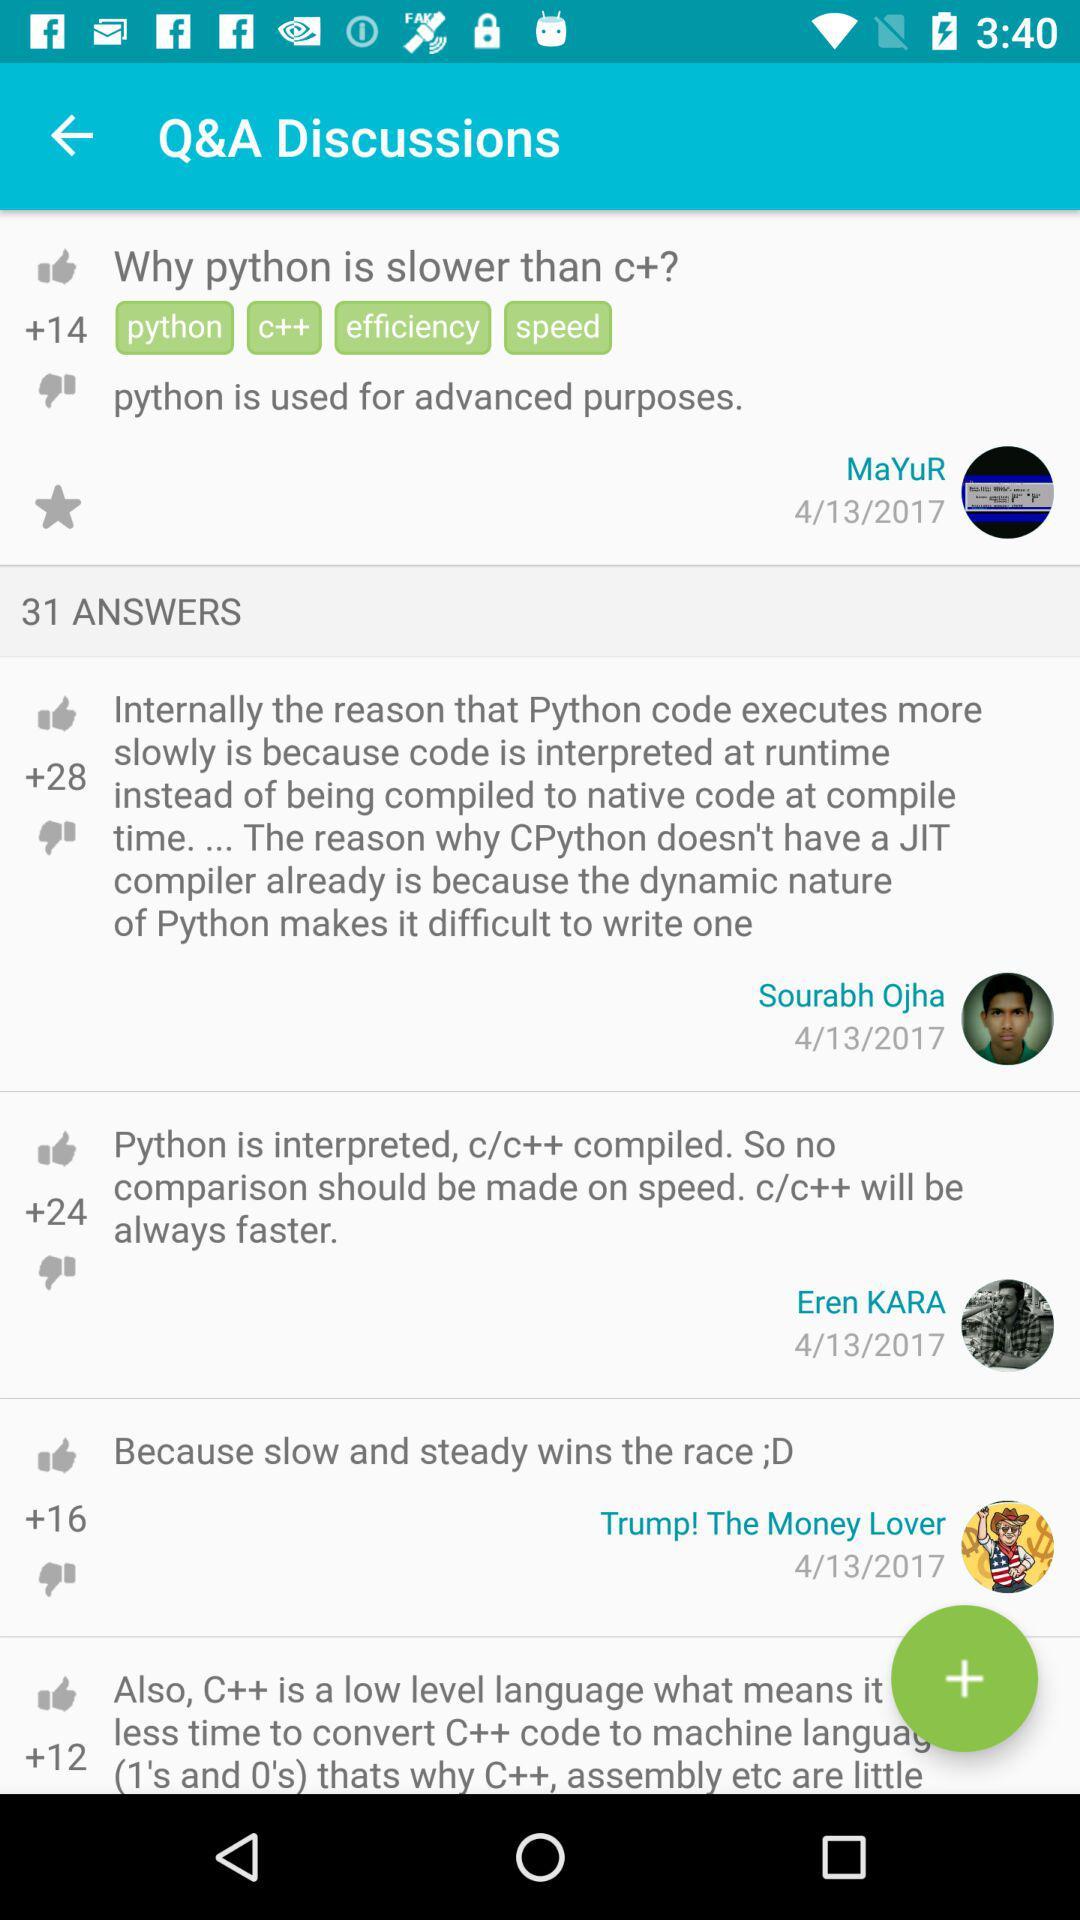 The image size is (1080, 1920). I want to click on set as favorite, so click(56, 507).